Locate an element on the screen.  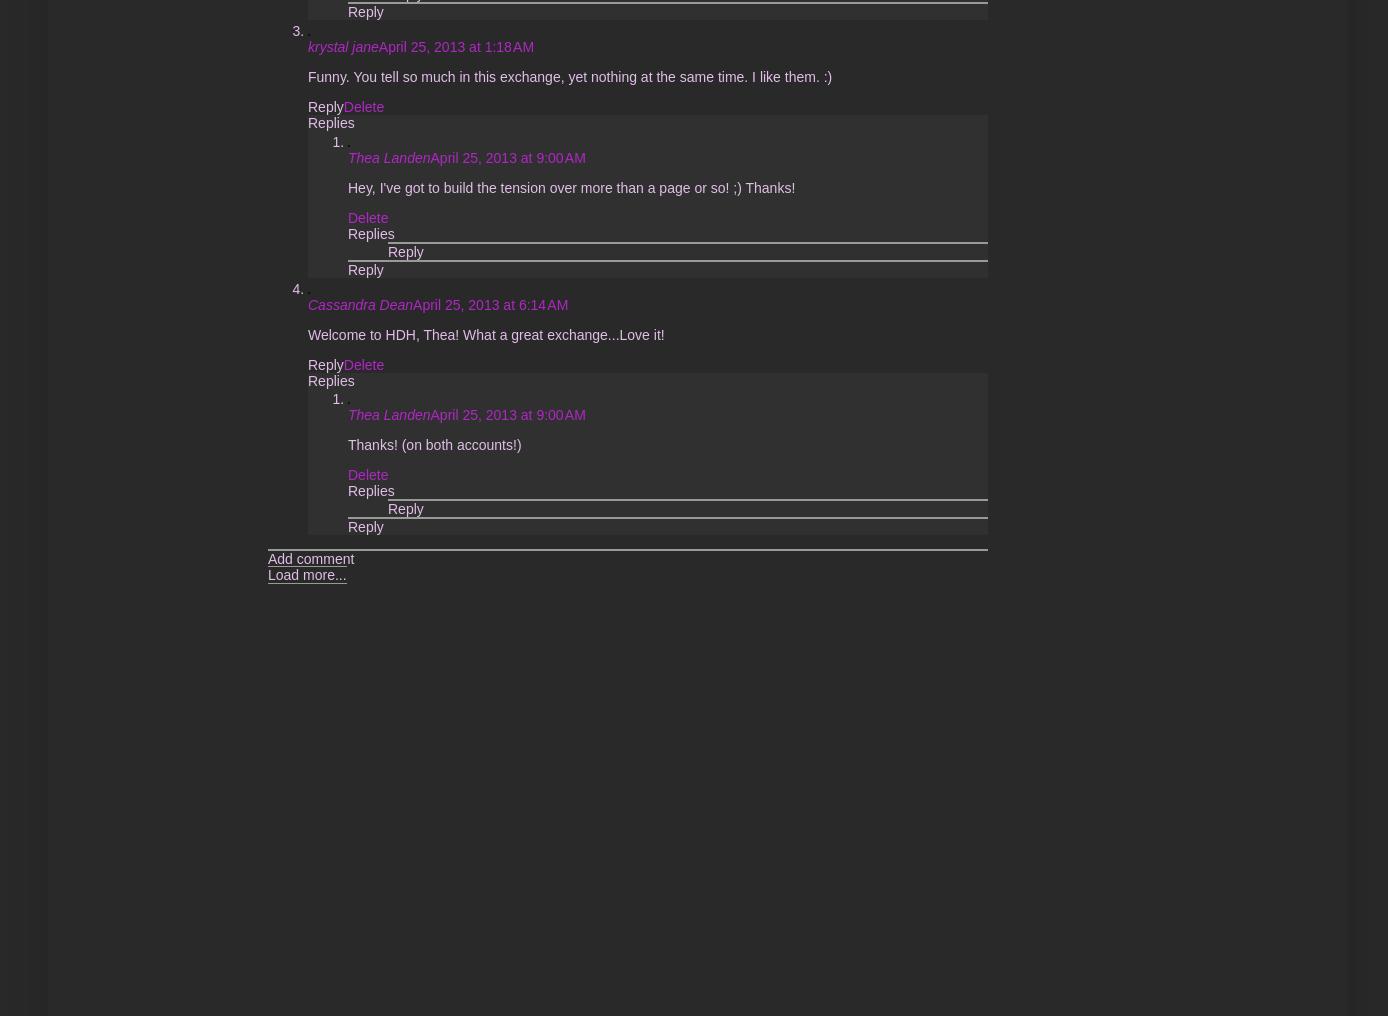
'Welcome to HDH, Thea! What a great exchange...Love it!' is located at coordinates (485, 333).